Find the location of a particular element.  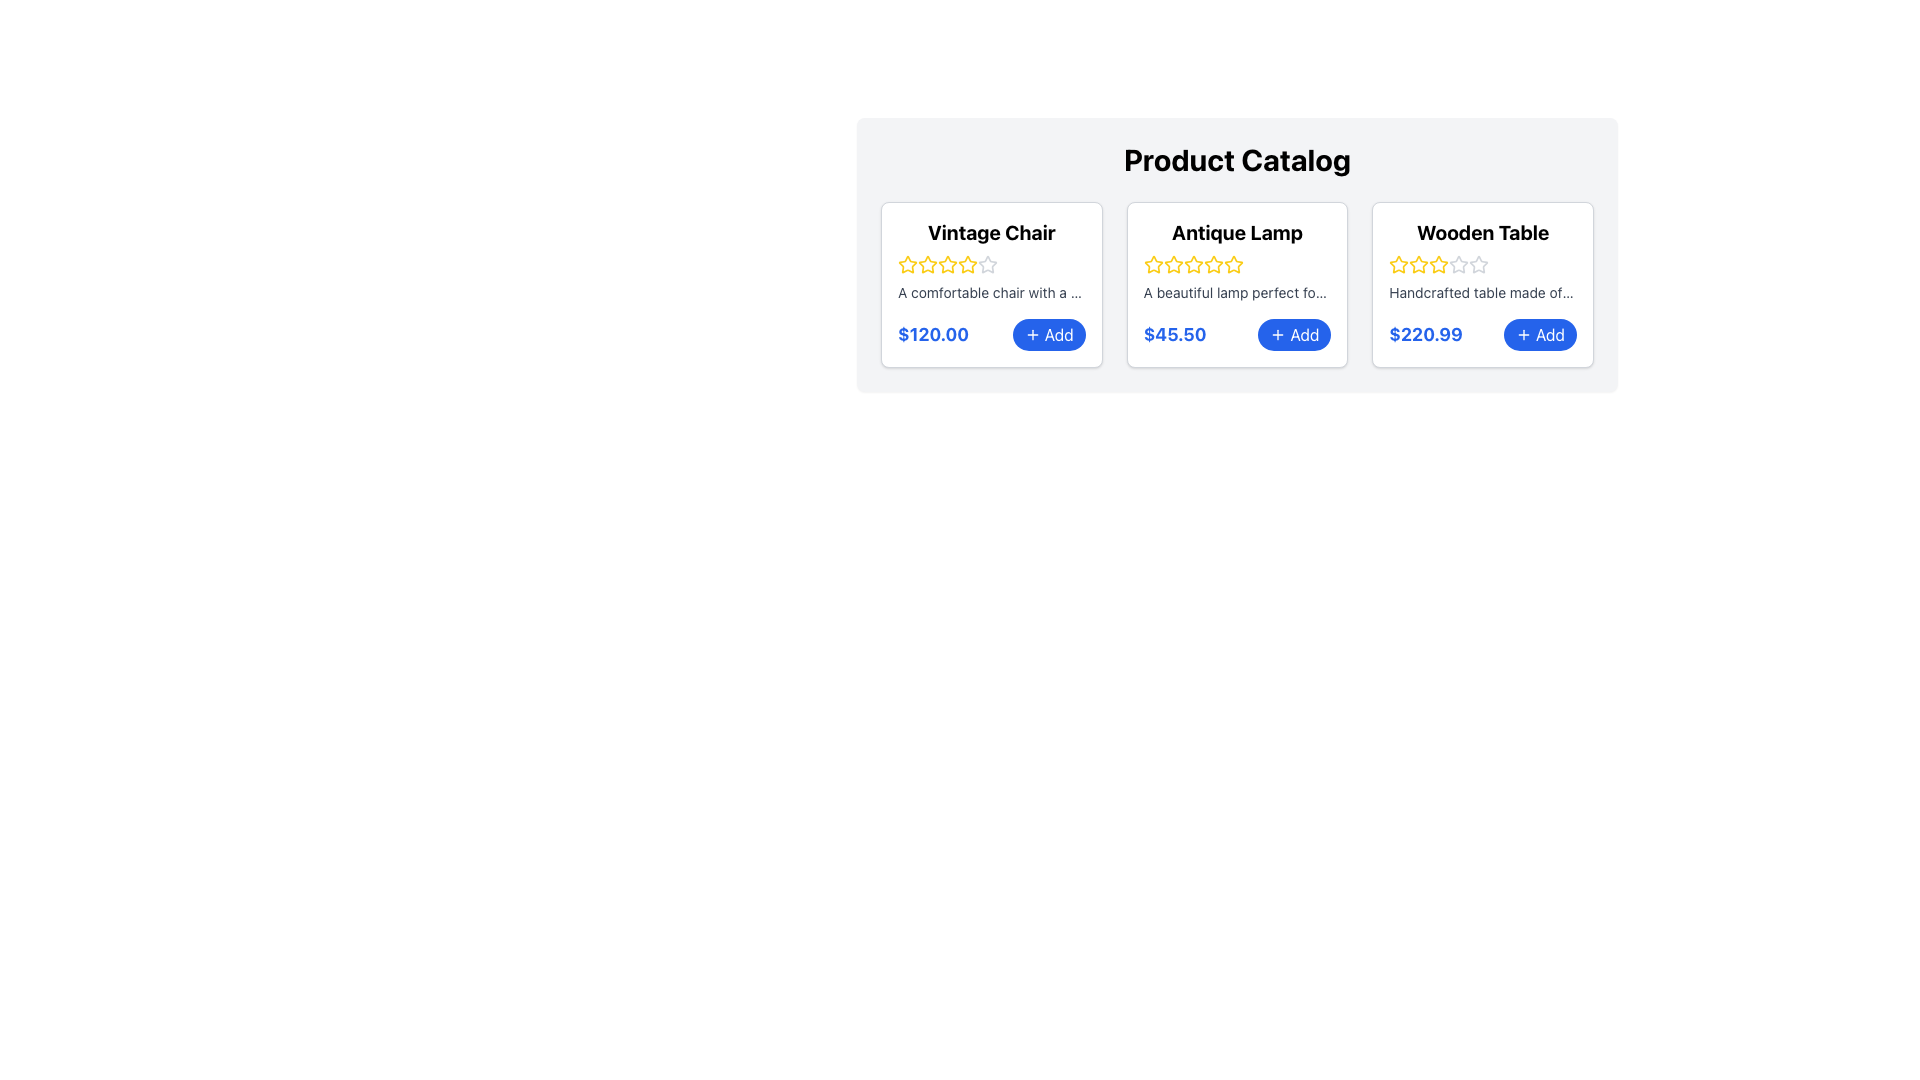

the second yellow star in the rating system for the 'Antique Lamp' product card is located at coordinates (1193, 262).